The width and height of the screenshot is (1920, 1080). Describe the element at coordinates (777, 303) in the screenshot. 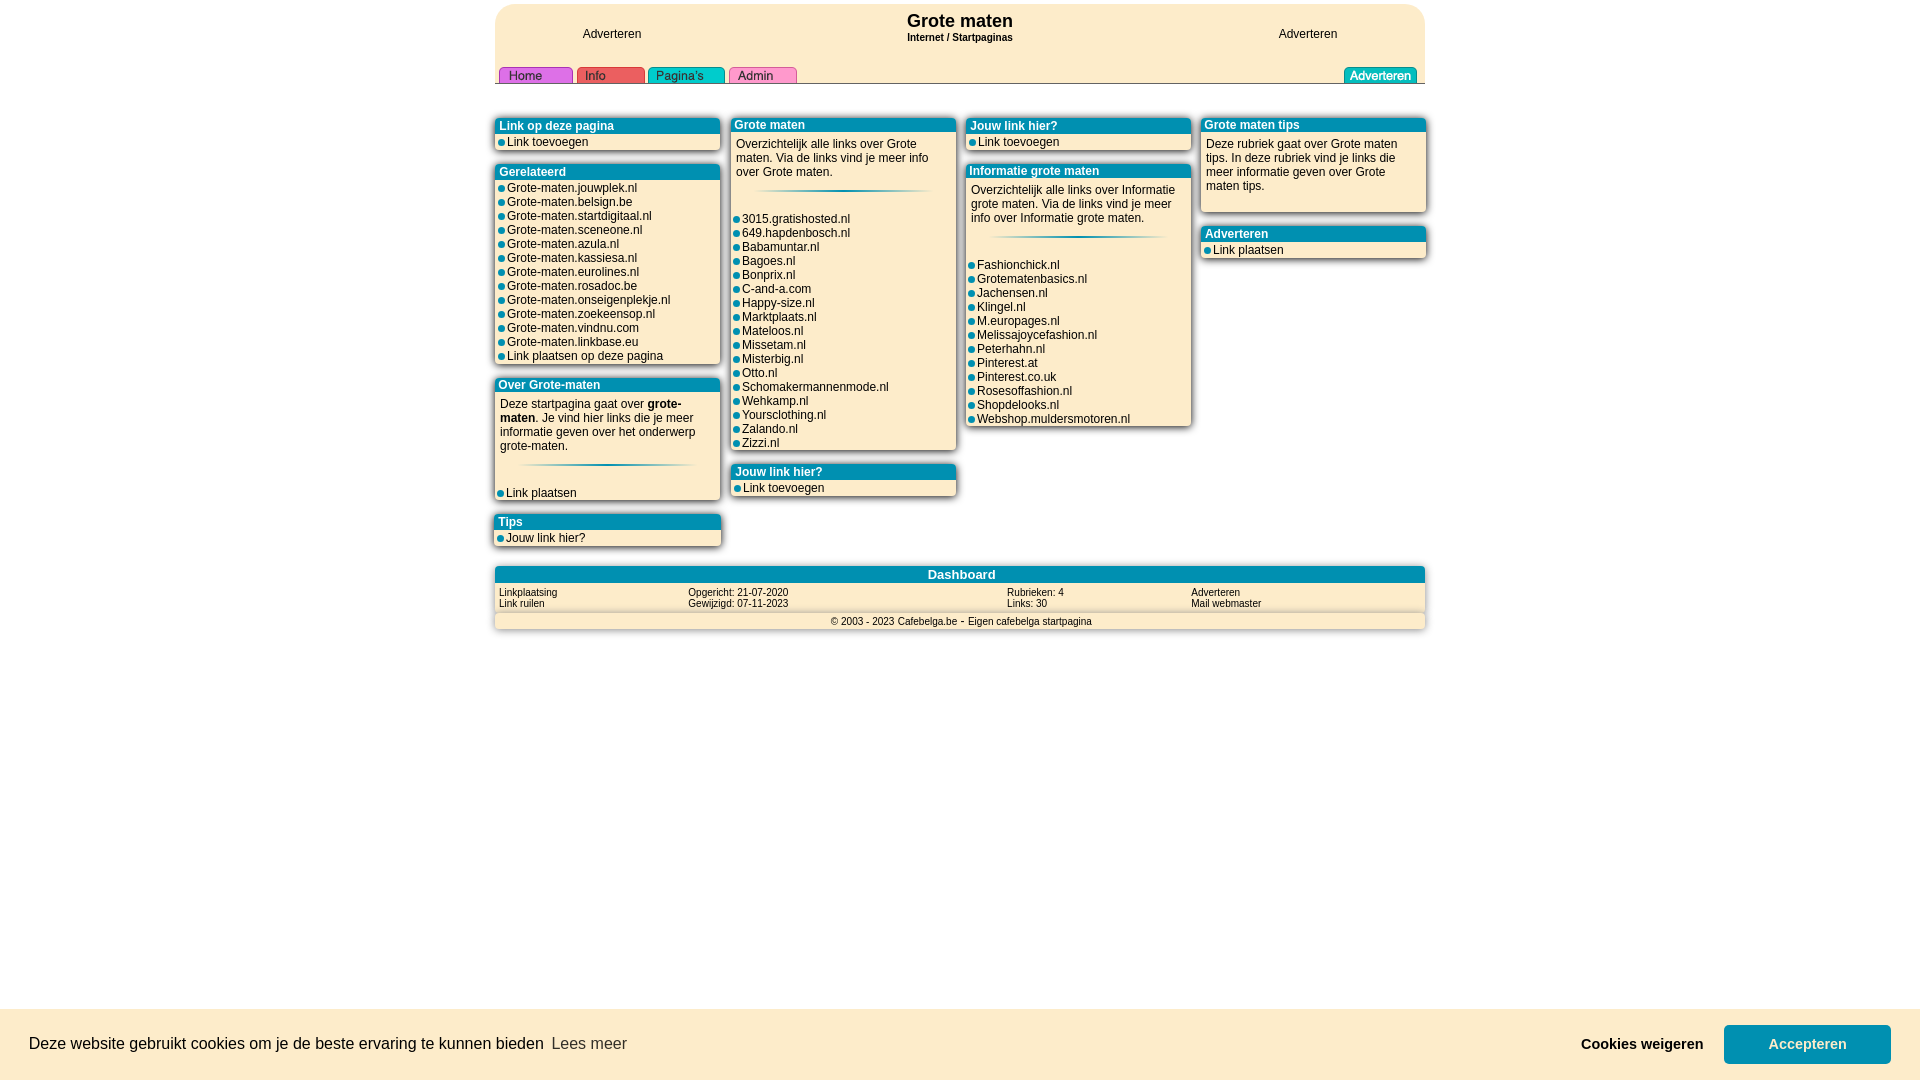

I see `'Happy-size.nl'` at that location.